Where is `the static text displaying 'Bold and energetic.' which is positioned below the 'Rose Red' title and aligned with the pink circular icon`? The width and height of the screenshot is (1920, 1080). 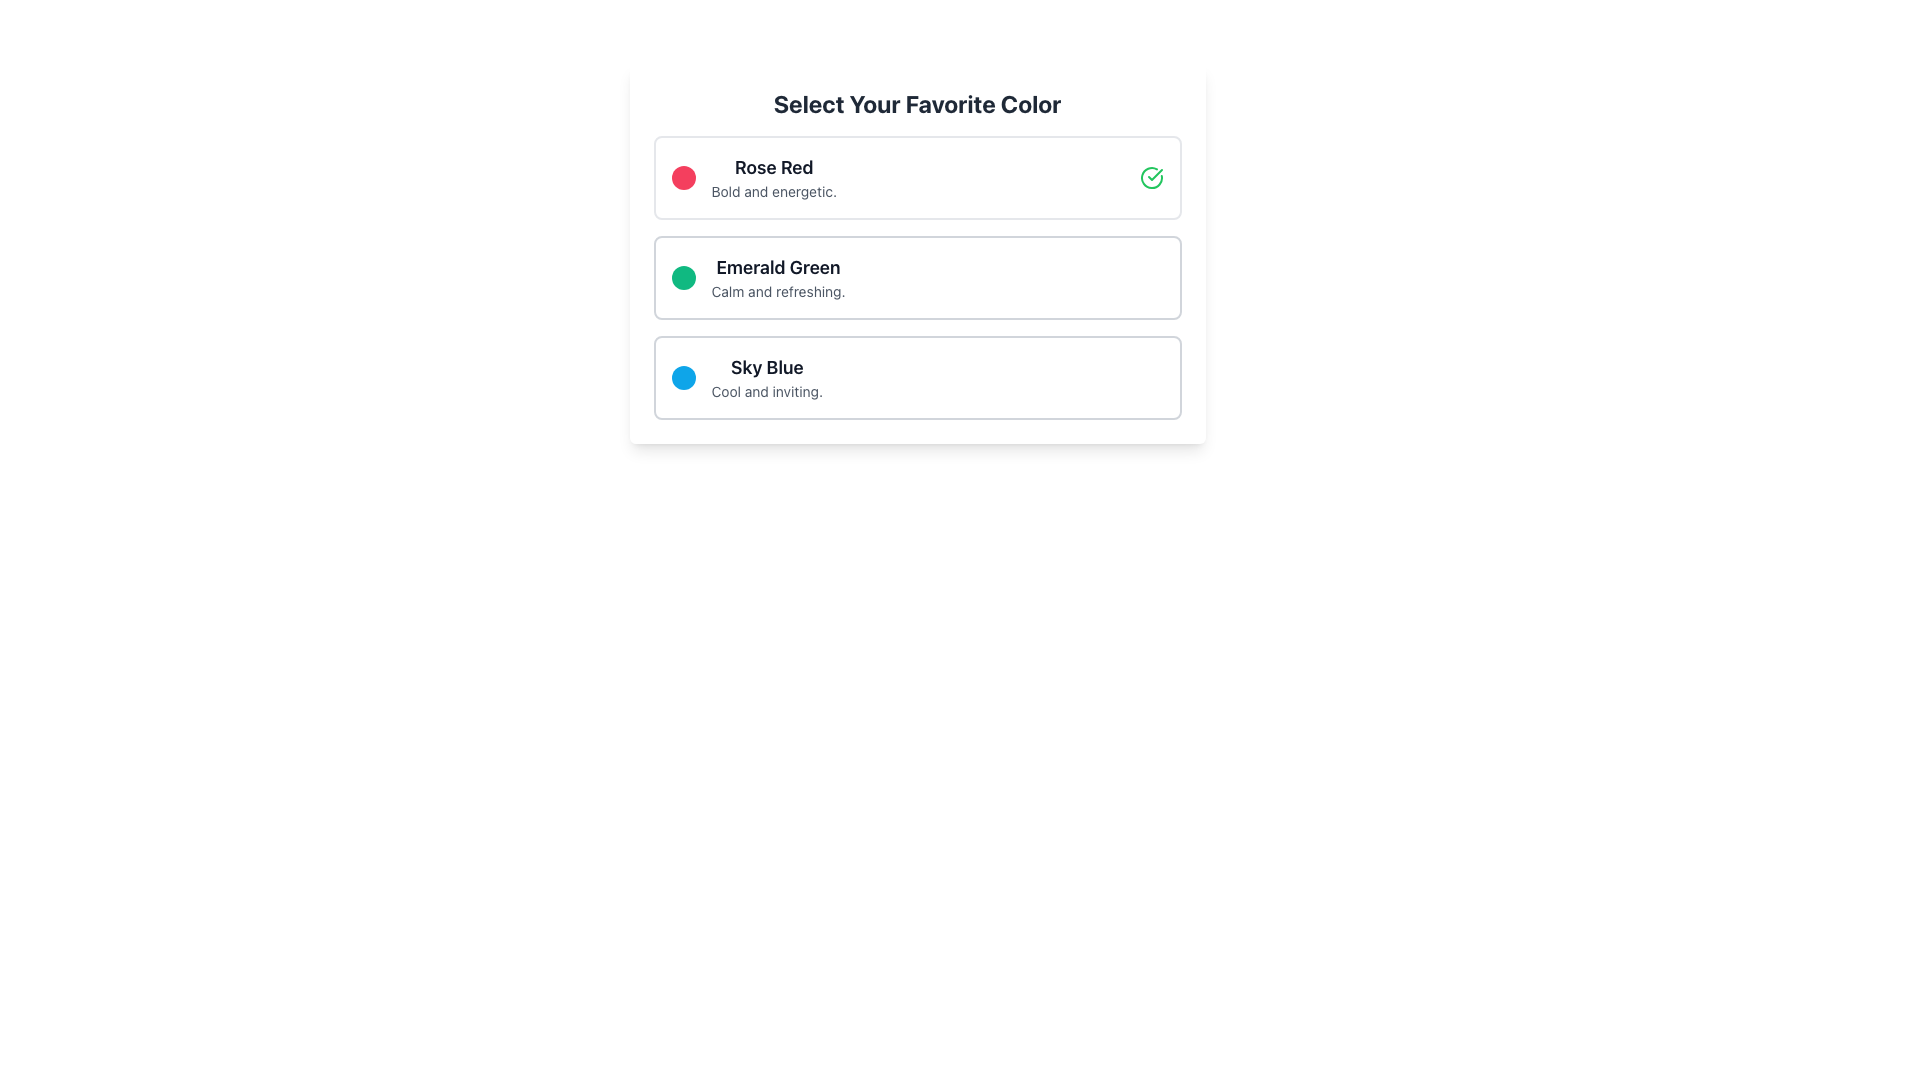 the static text displaying 'Bold and energetic.' which is positioned below the 'Rose Red' title and aligned with the pink circular icon is located at coordinates (773, 192).